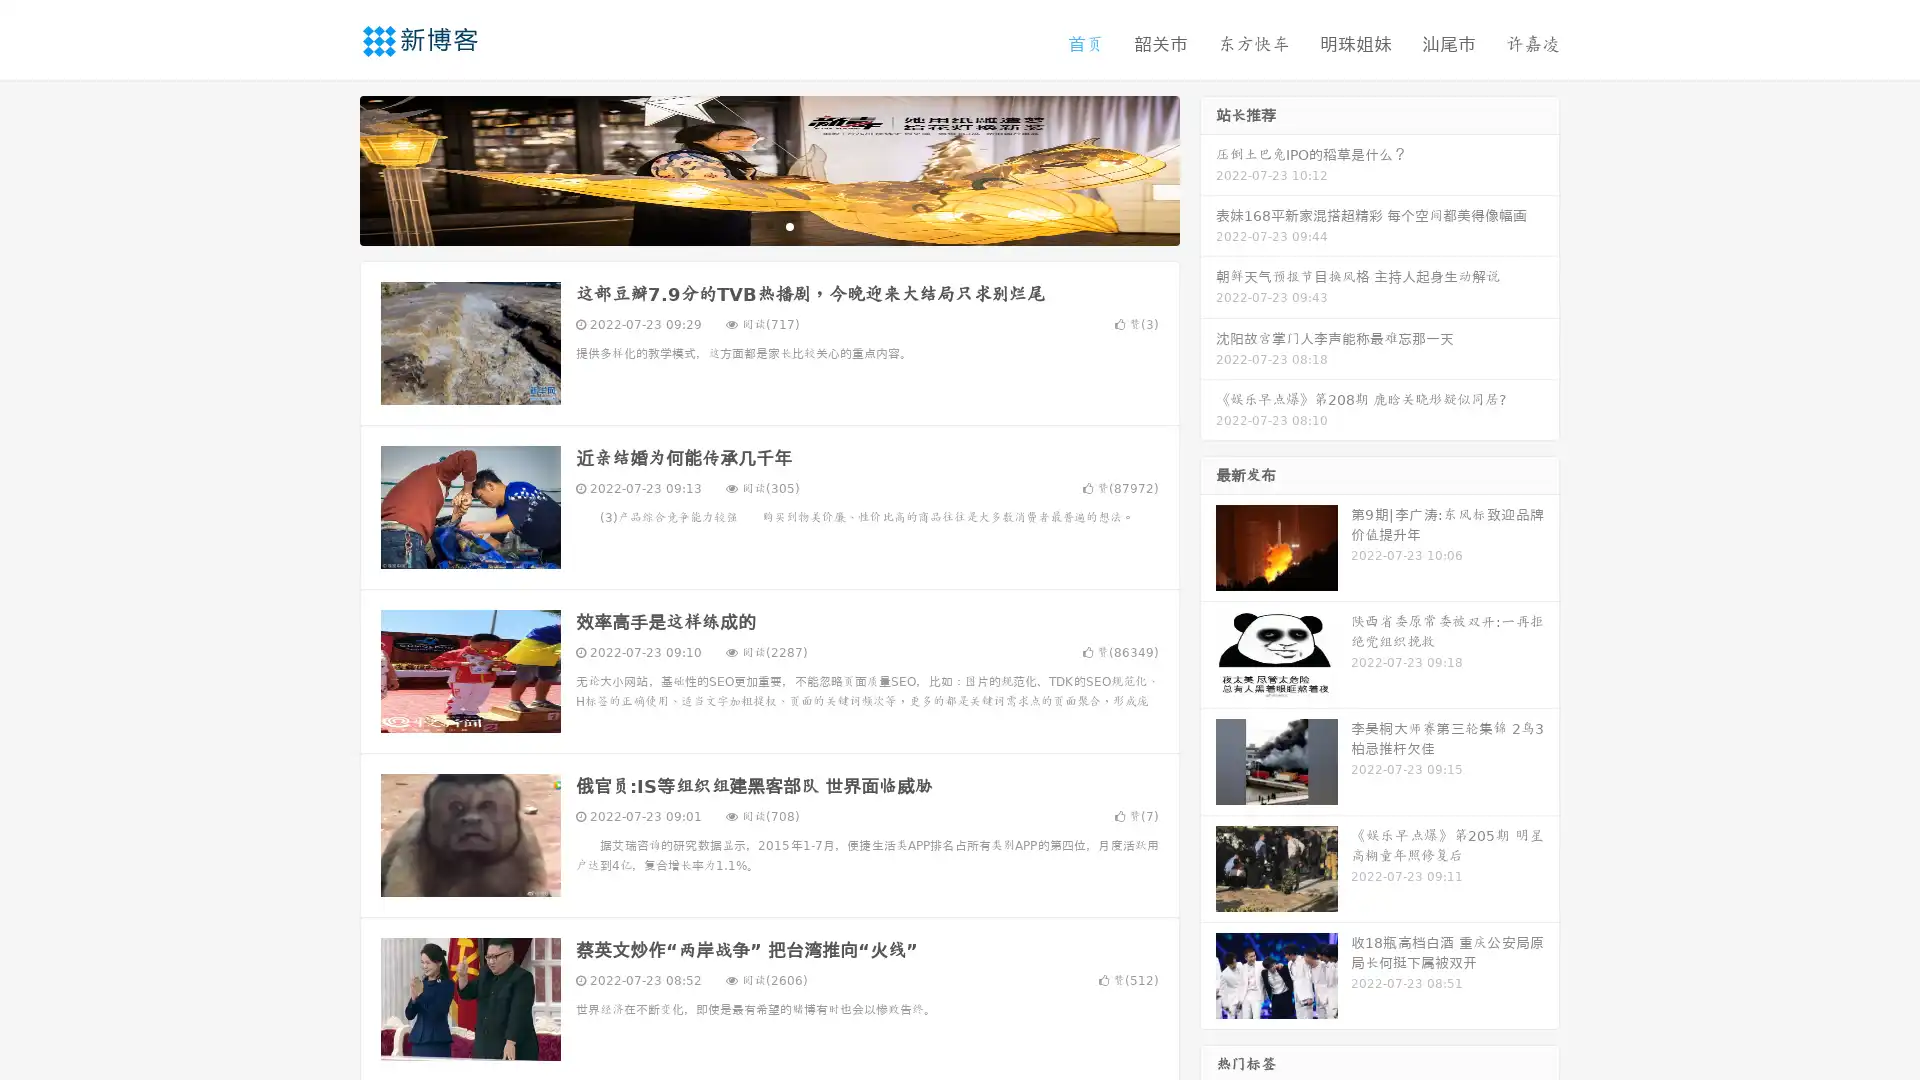  I want to click on Go to slide 1, so click(748, 225).